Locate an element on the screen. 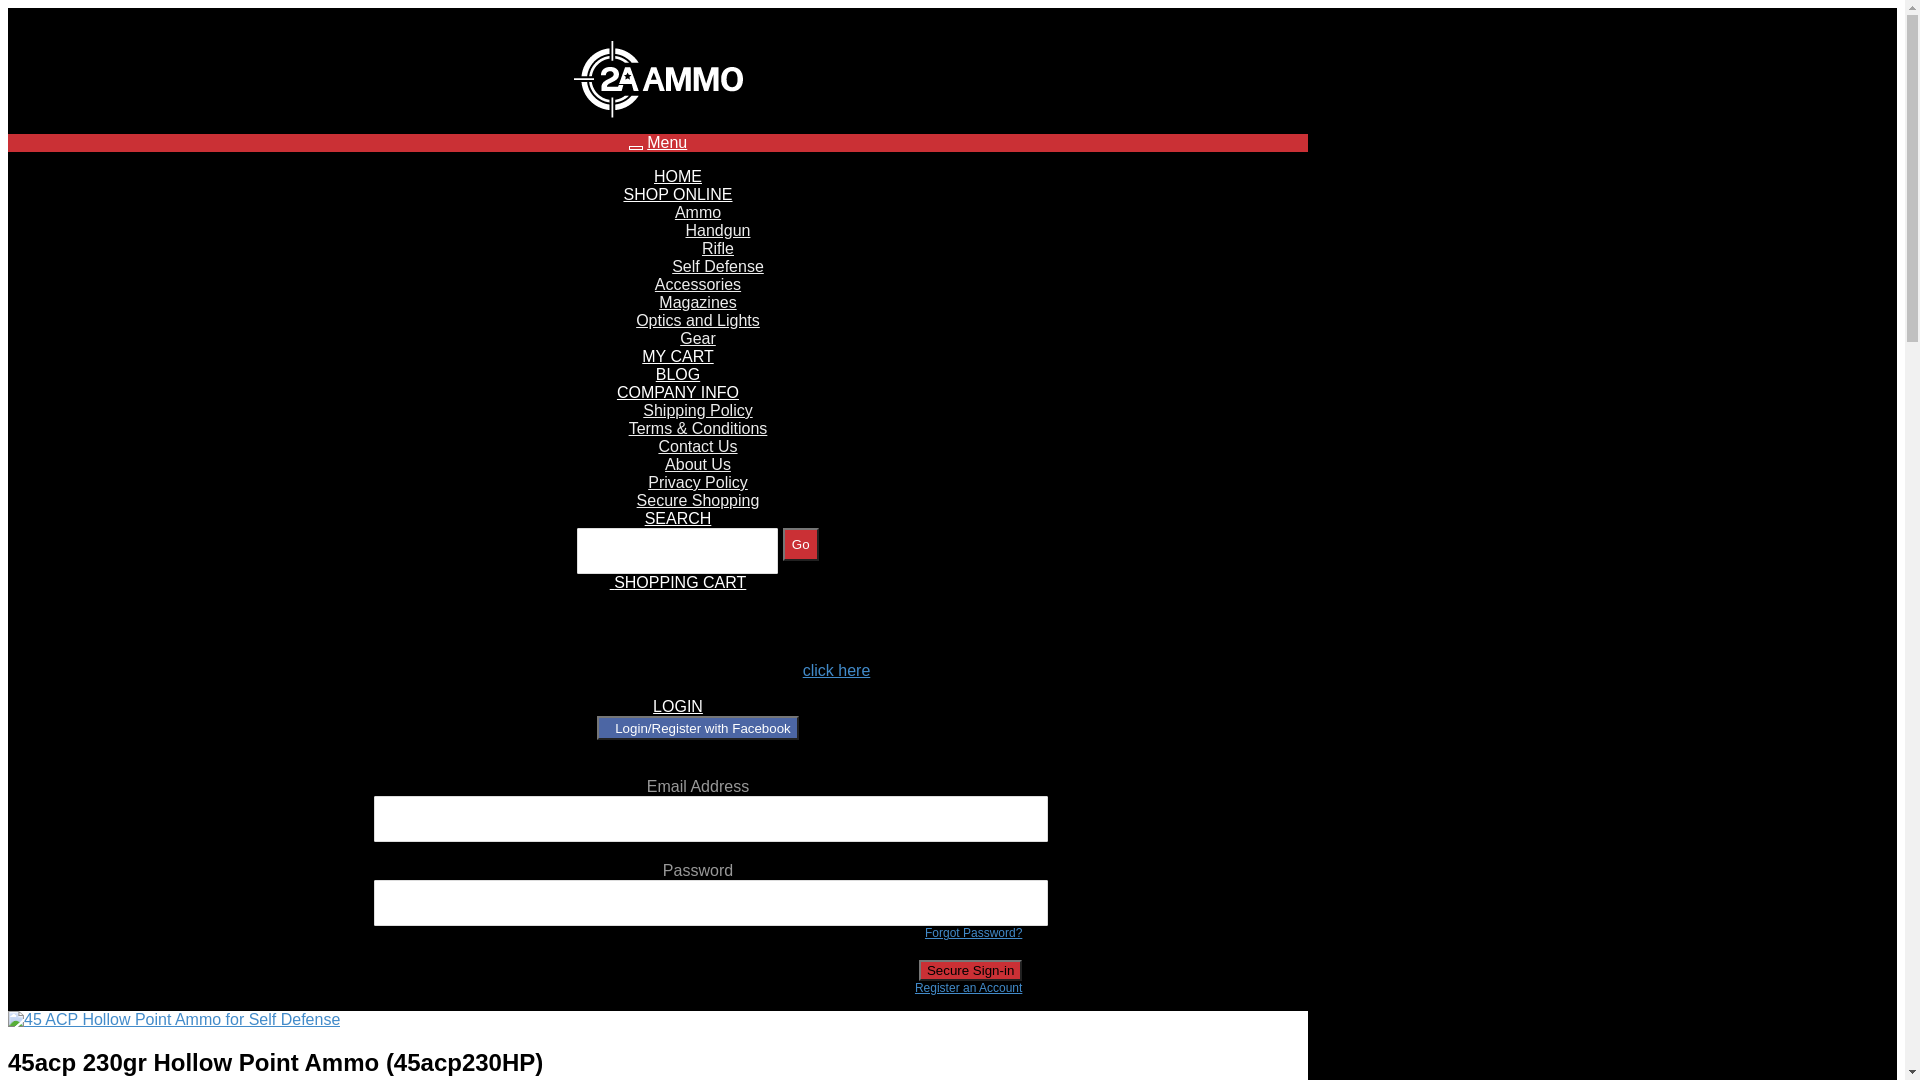  'click here' is located at coordinates (802, 670).